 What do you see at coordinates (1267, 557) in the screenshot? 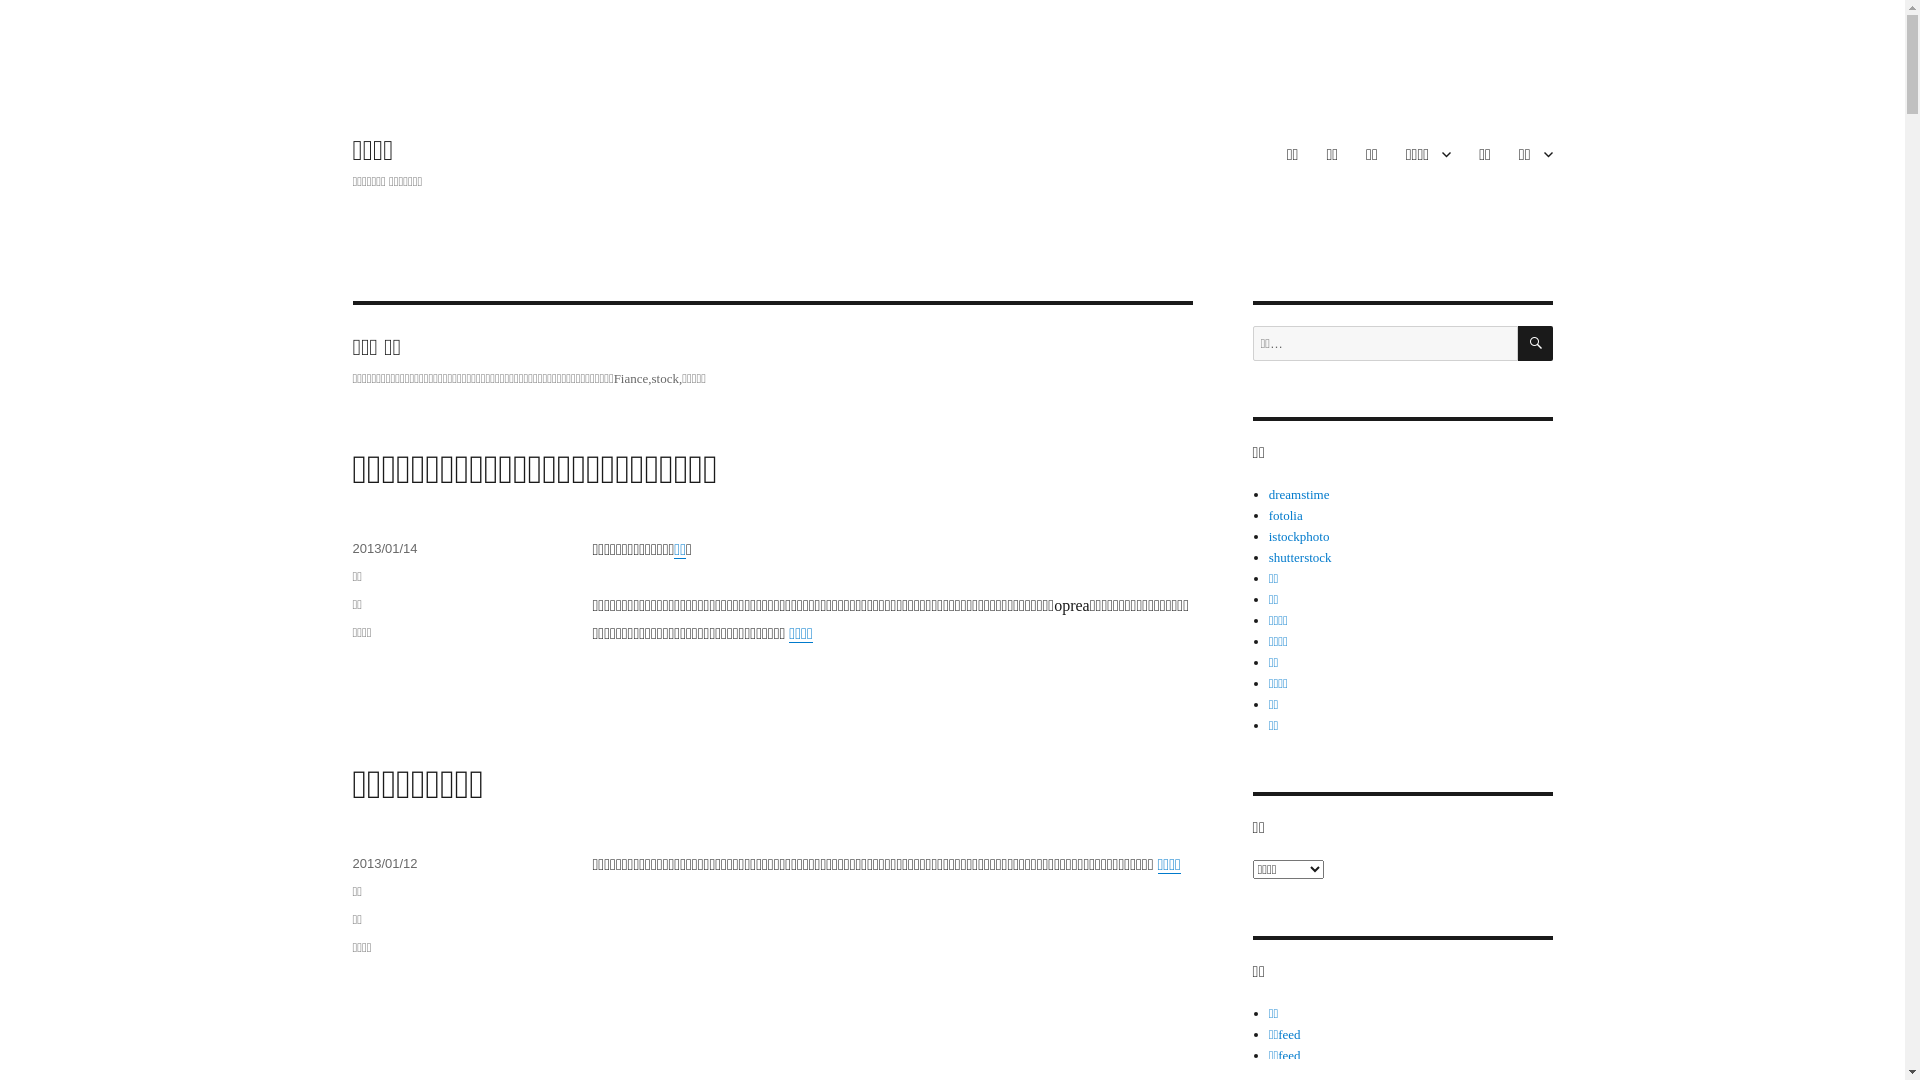
I see `'shutterstock'` at bounding box center [1267, 557].